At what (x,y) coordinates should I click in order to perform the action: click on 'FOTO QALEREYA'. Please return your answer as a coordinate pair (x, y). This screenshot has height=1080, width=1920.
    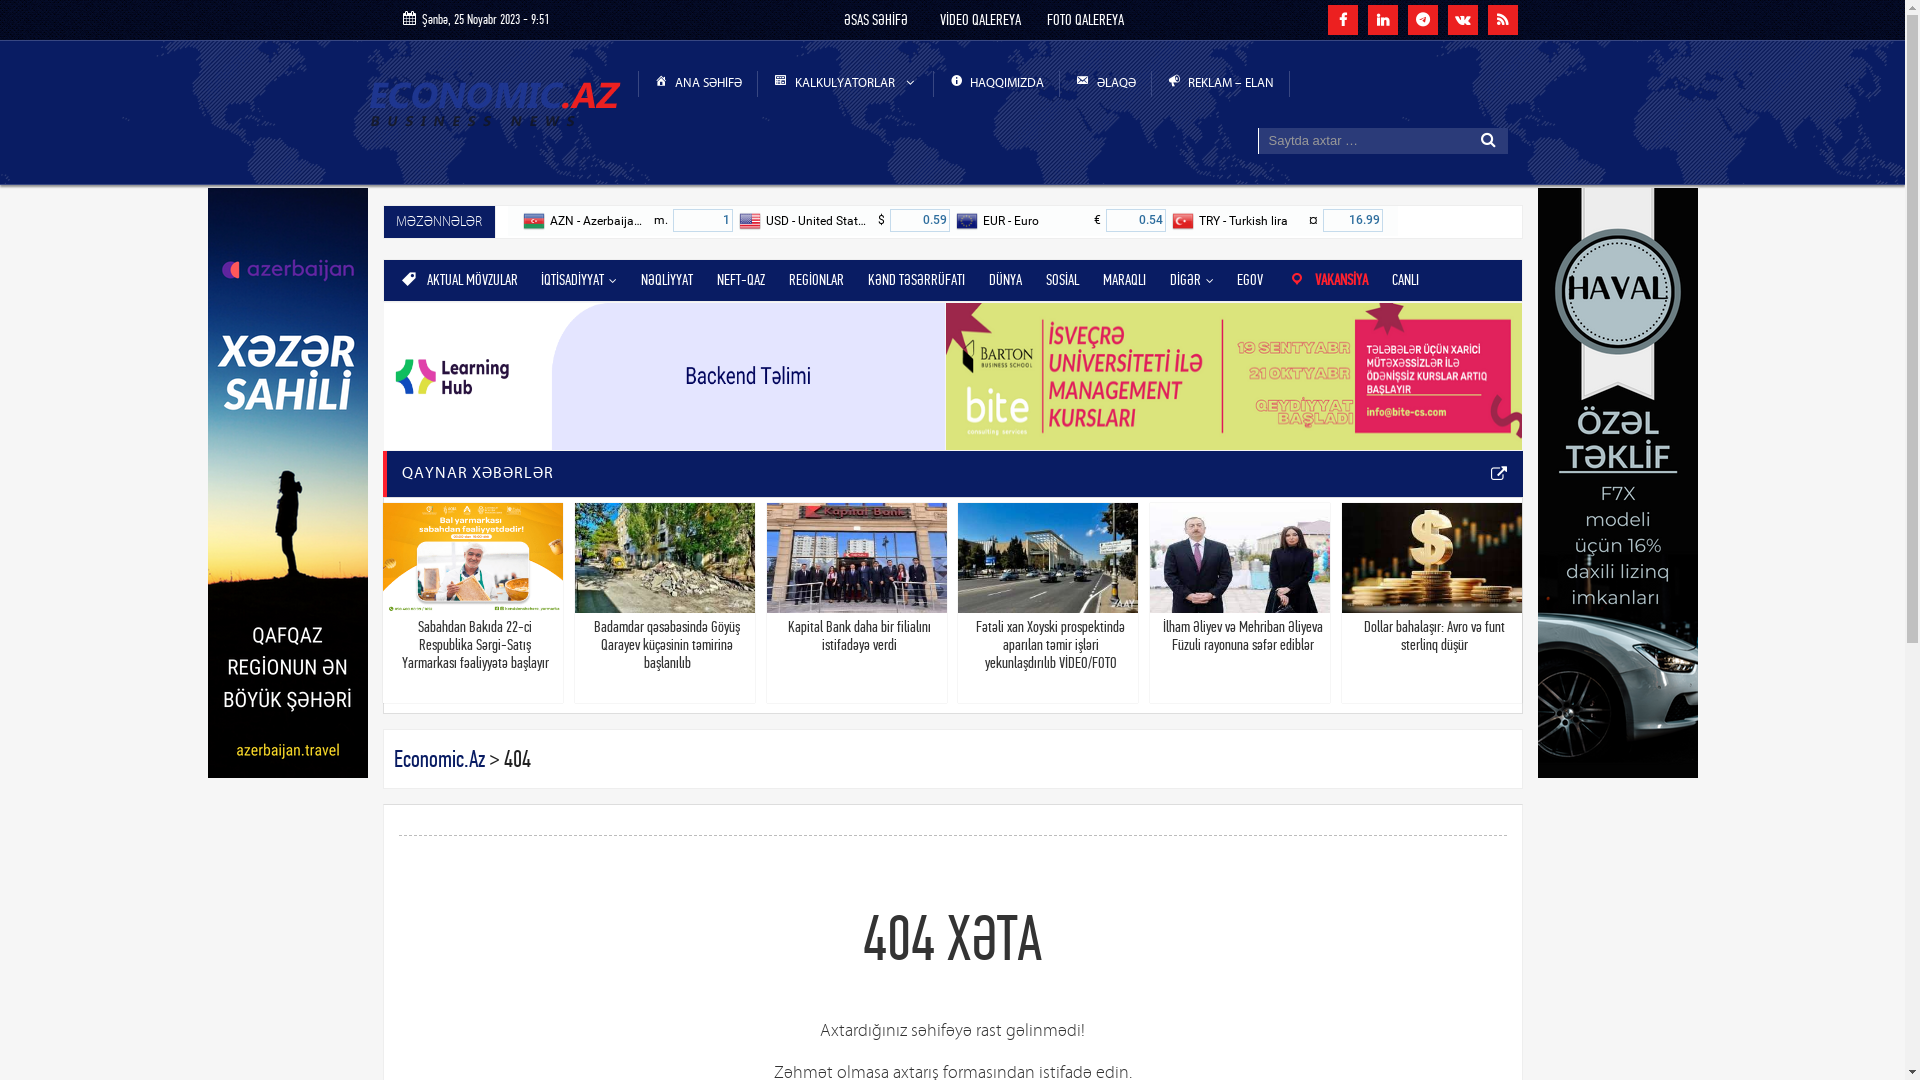
    Looking at the image, I should click on (1084, 19).